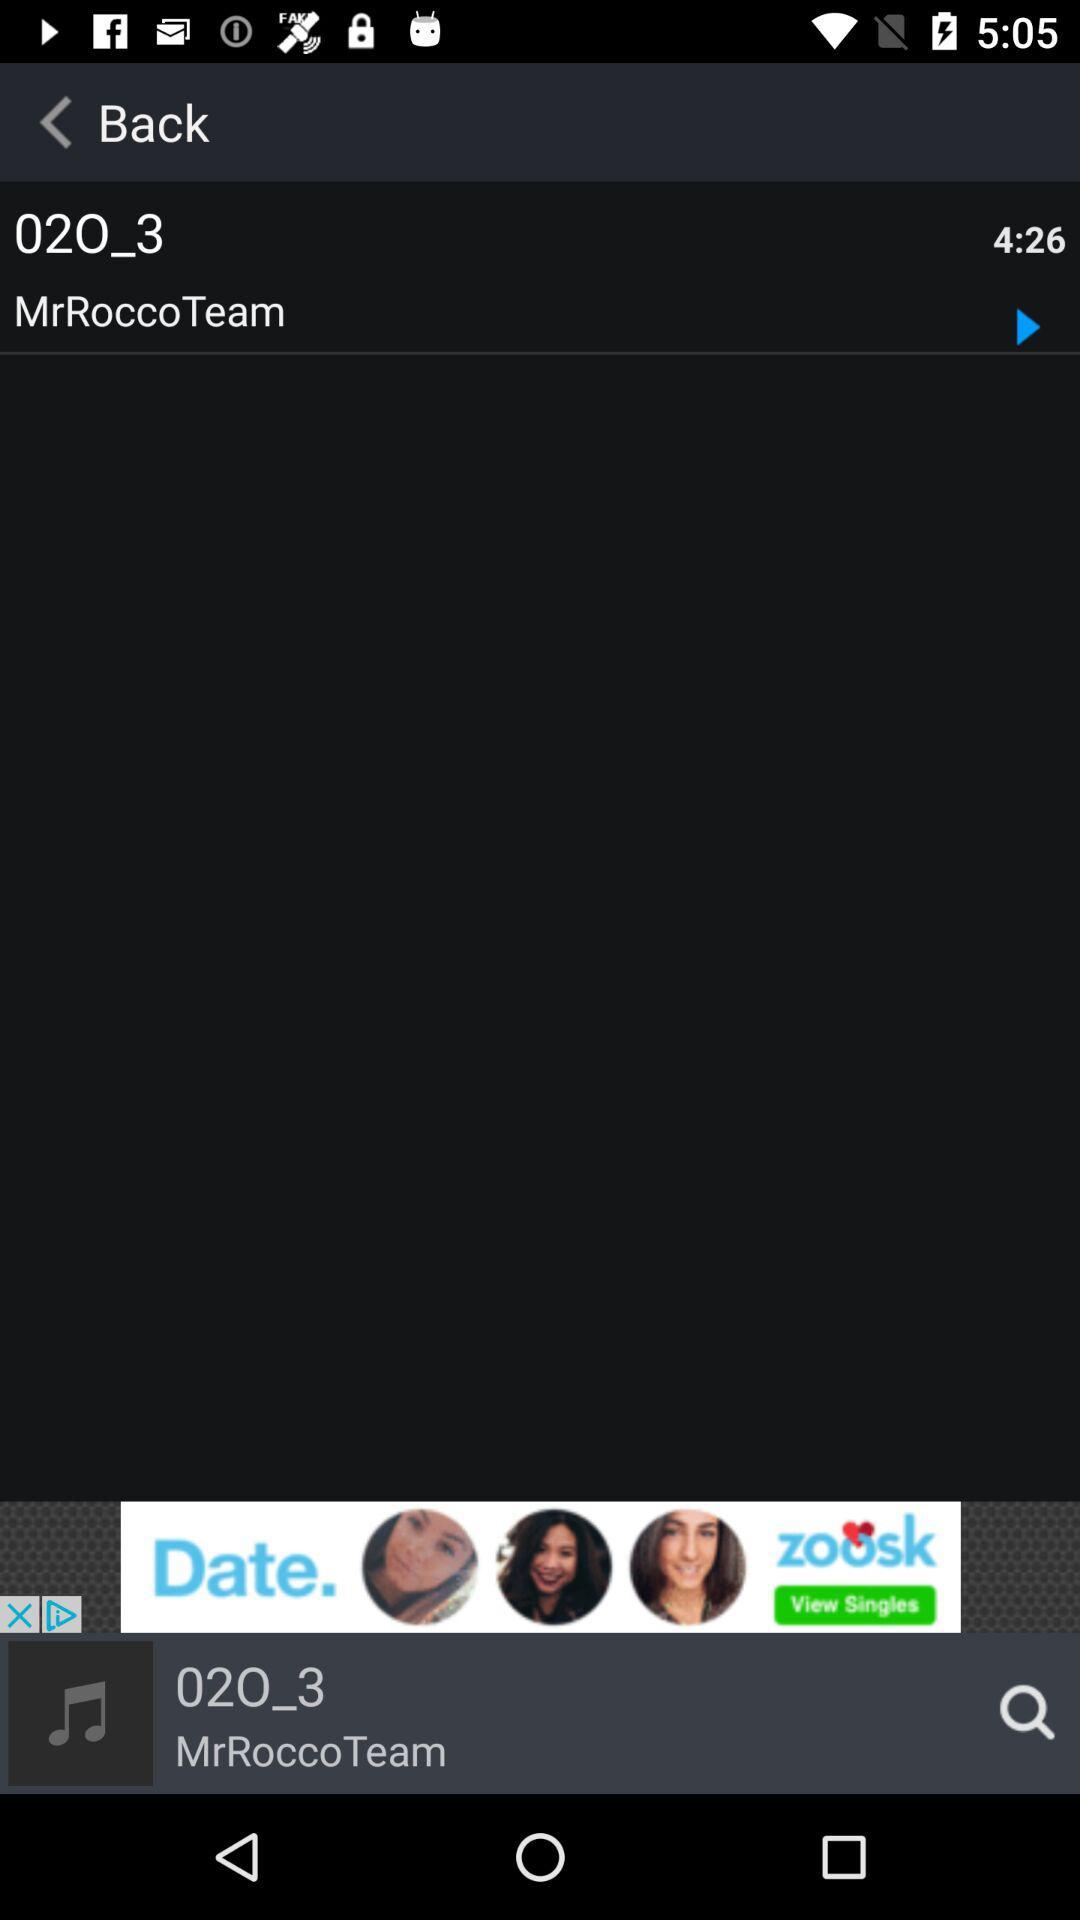 Image resolution: width=1080 pixels, height=1920 pixels. Describe the element at coordinates (1021, 1712) in the screenshot. I see `make a search` at that location.